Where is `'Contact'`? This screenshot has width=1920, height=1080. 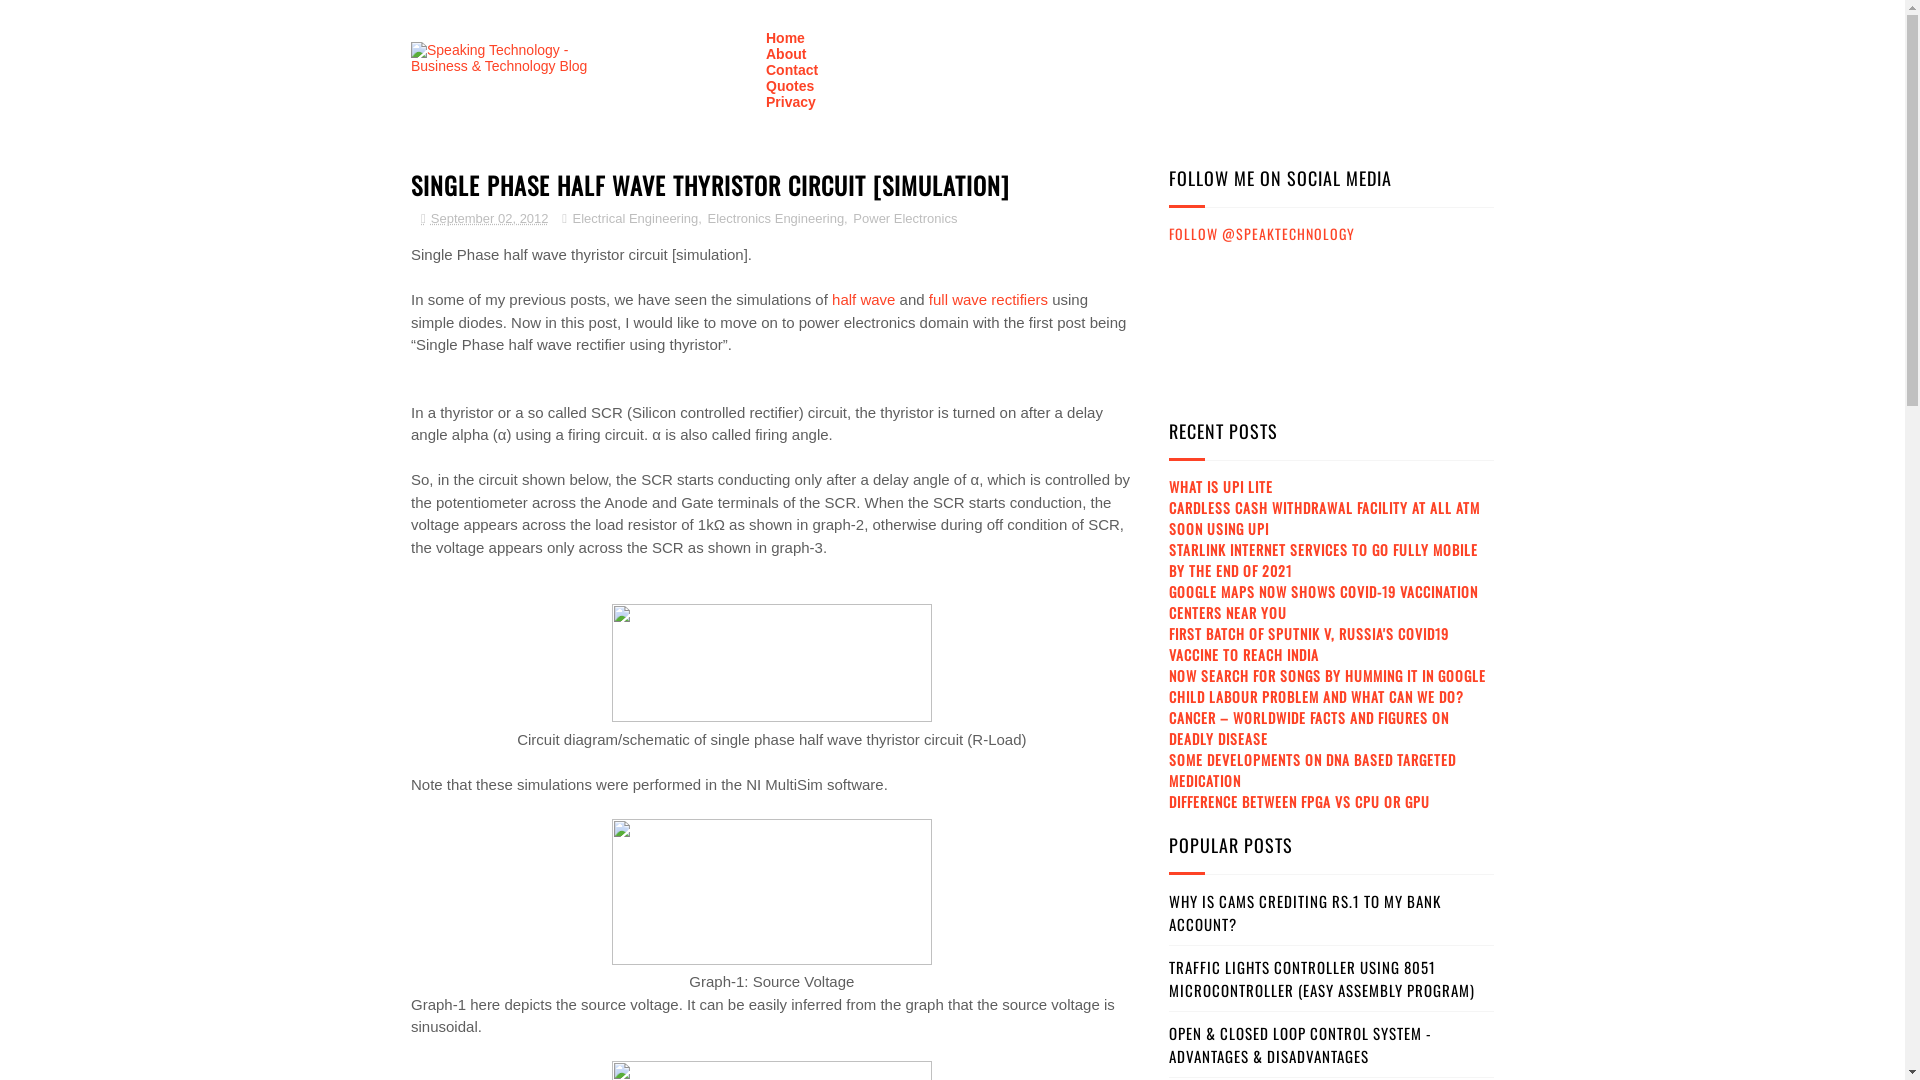 'Contact' is located at coordinates (791, 68).